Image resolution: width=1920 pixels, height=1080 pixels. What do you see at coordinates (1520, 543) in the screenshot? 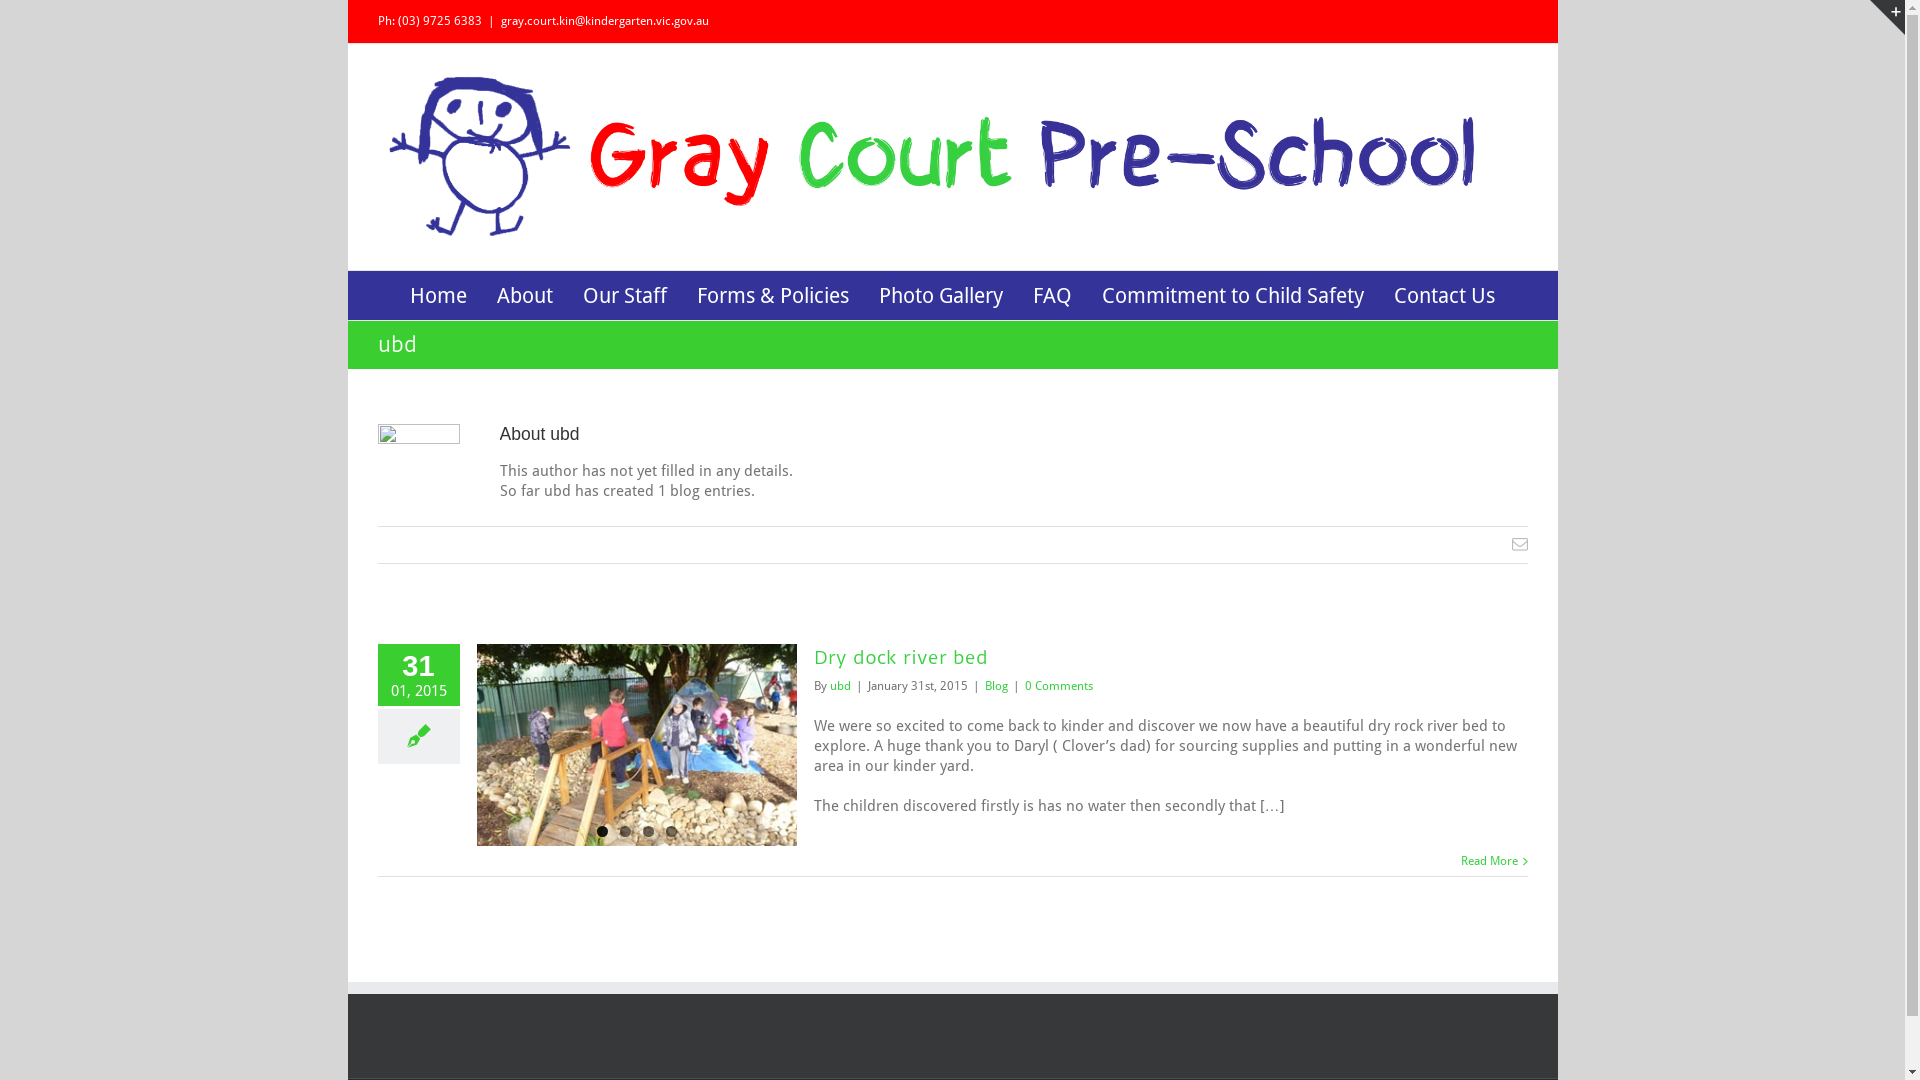
I see `'Mail'` at bounding box center [1520, 543].